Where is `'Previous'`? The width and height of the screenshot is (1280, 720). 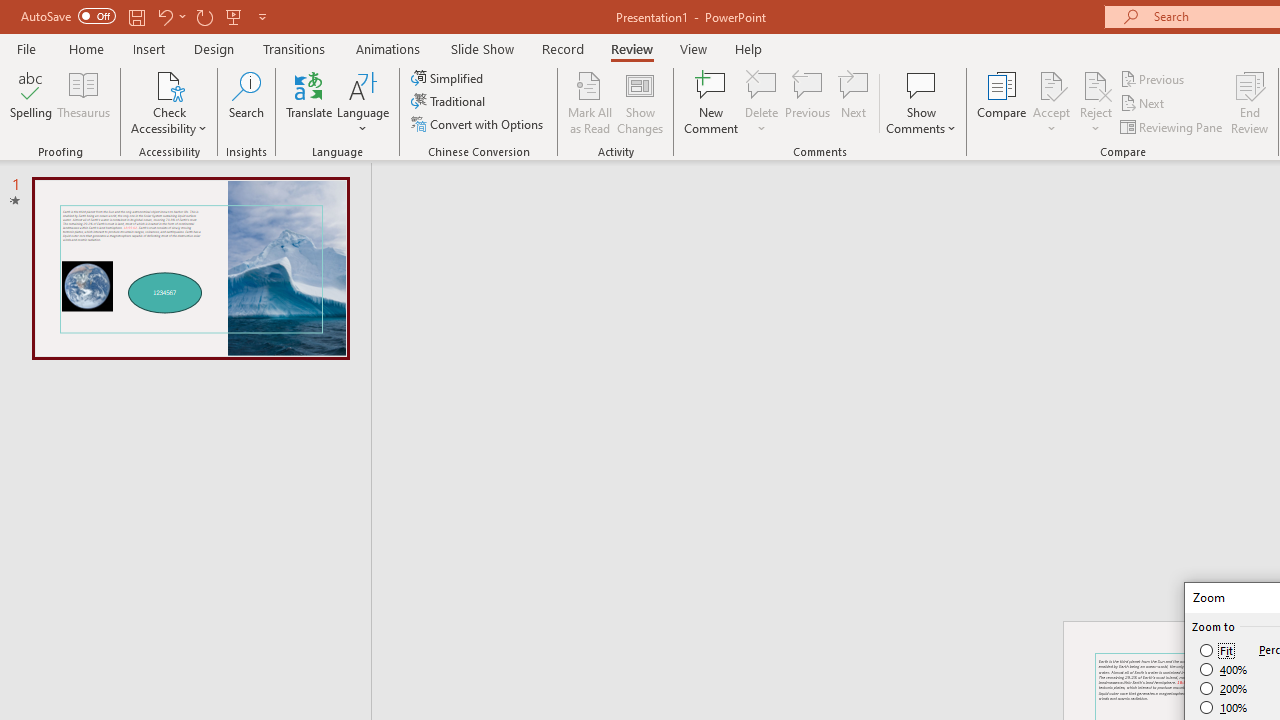 'Previous' is located at coordinates (1153, 78).